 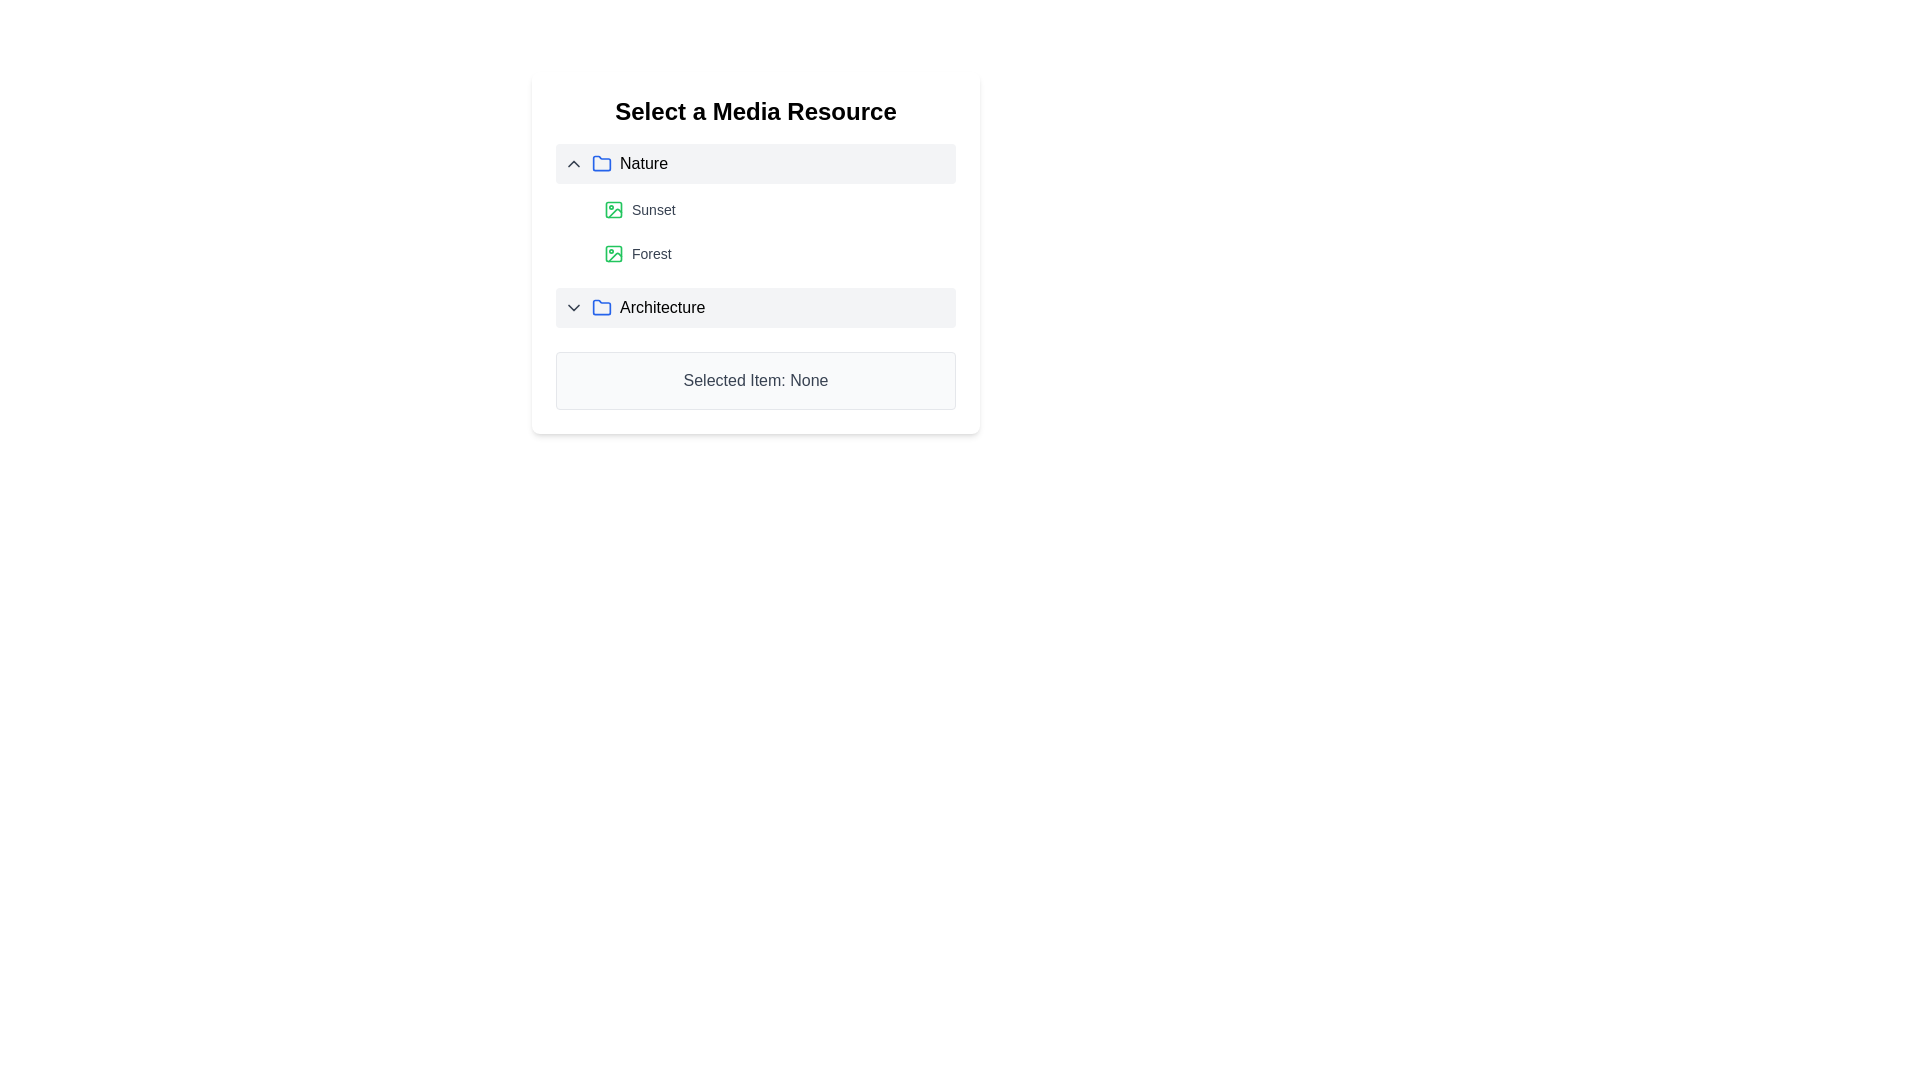 I want to click on the blue outlined folder icon located next to the text 'Architecture', so click(x=600, y=307).